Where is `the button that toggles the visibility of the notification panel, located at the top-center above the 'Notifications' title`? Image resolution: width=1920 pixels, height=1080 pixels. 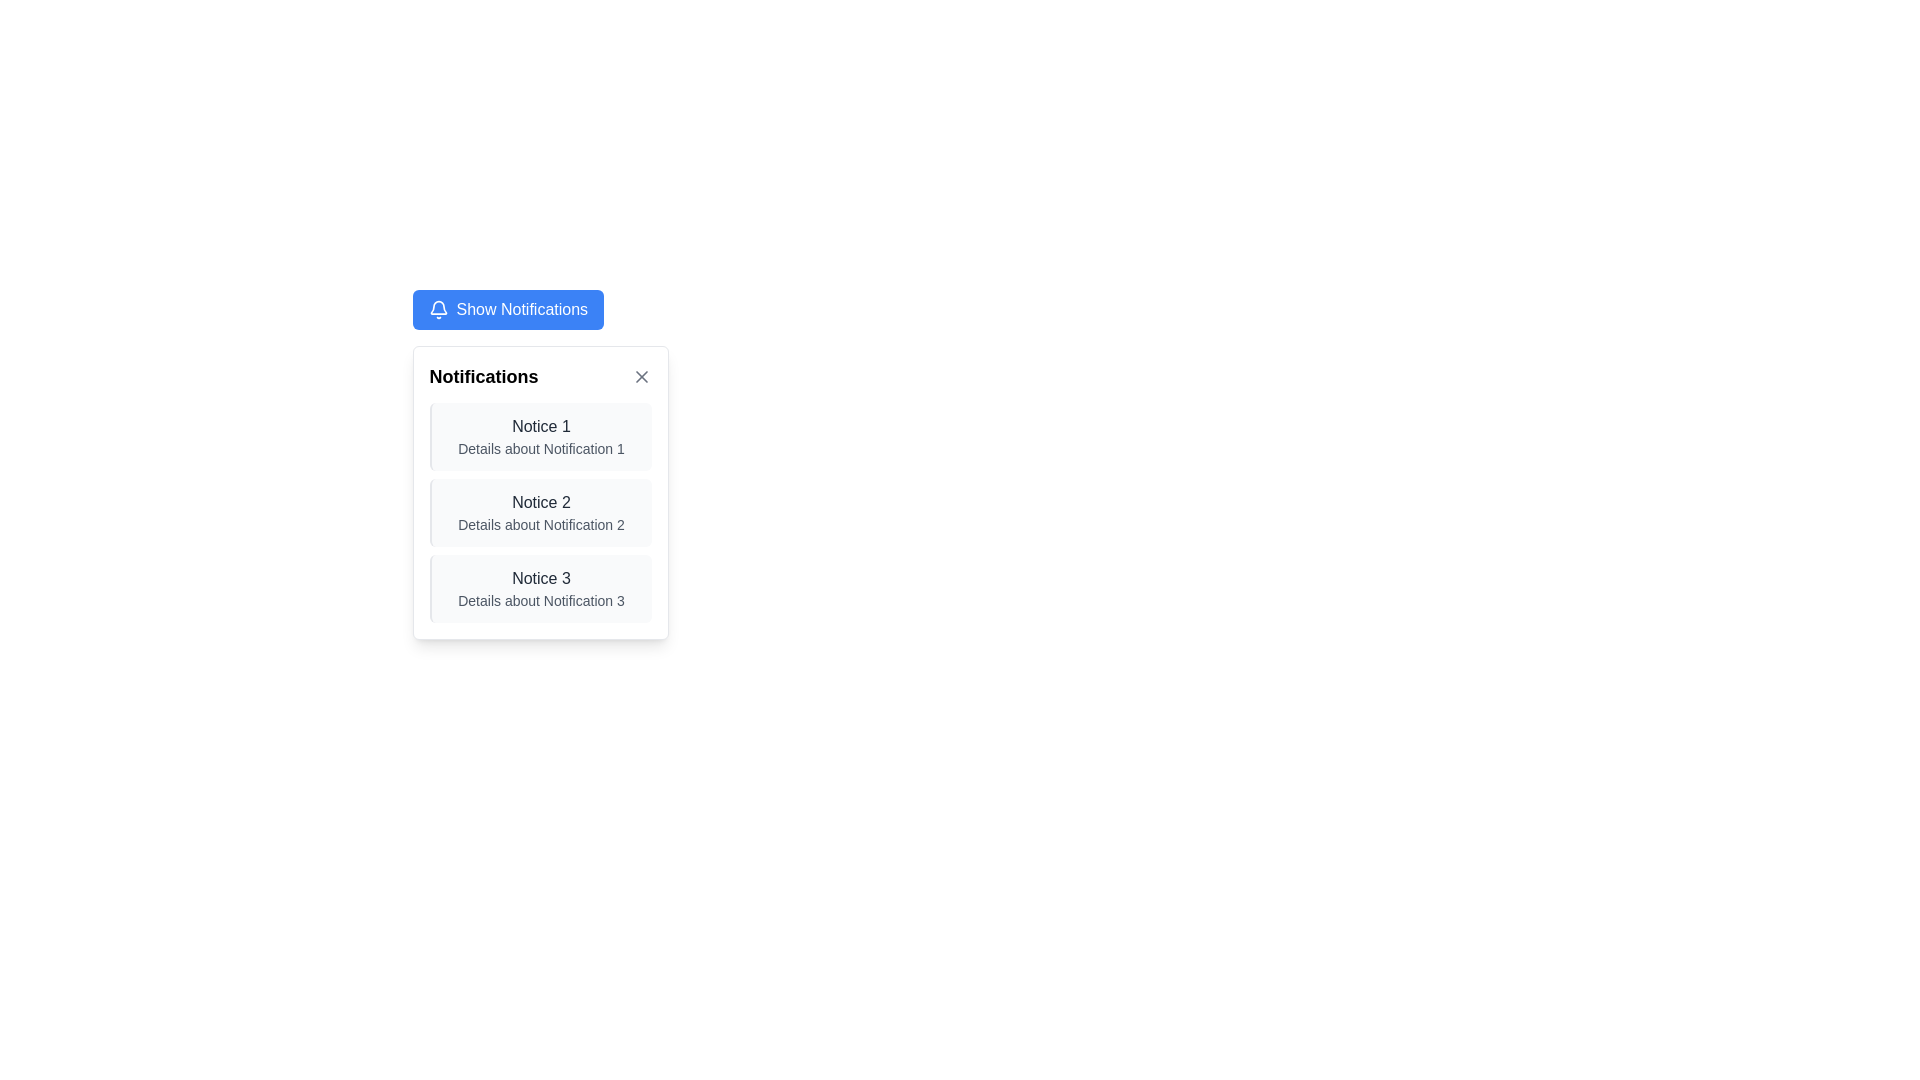 the button that toggles the visibility of the notification panel, located at the top-center above the 'Notifications' title is located at coordinates (508, 309).